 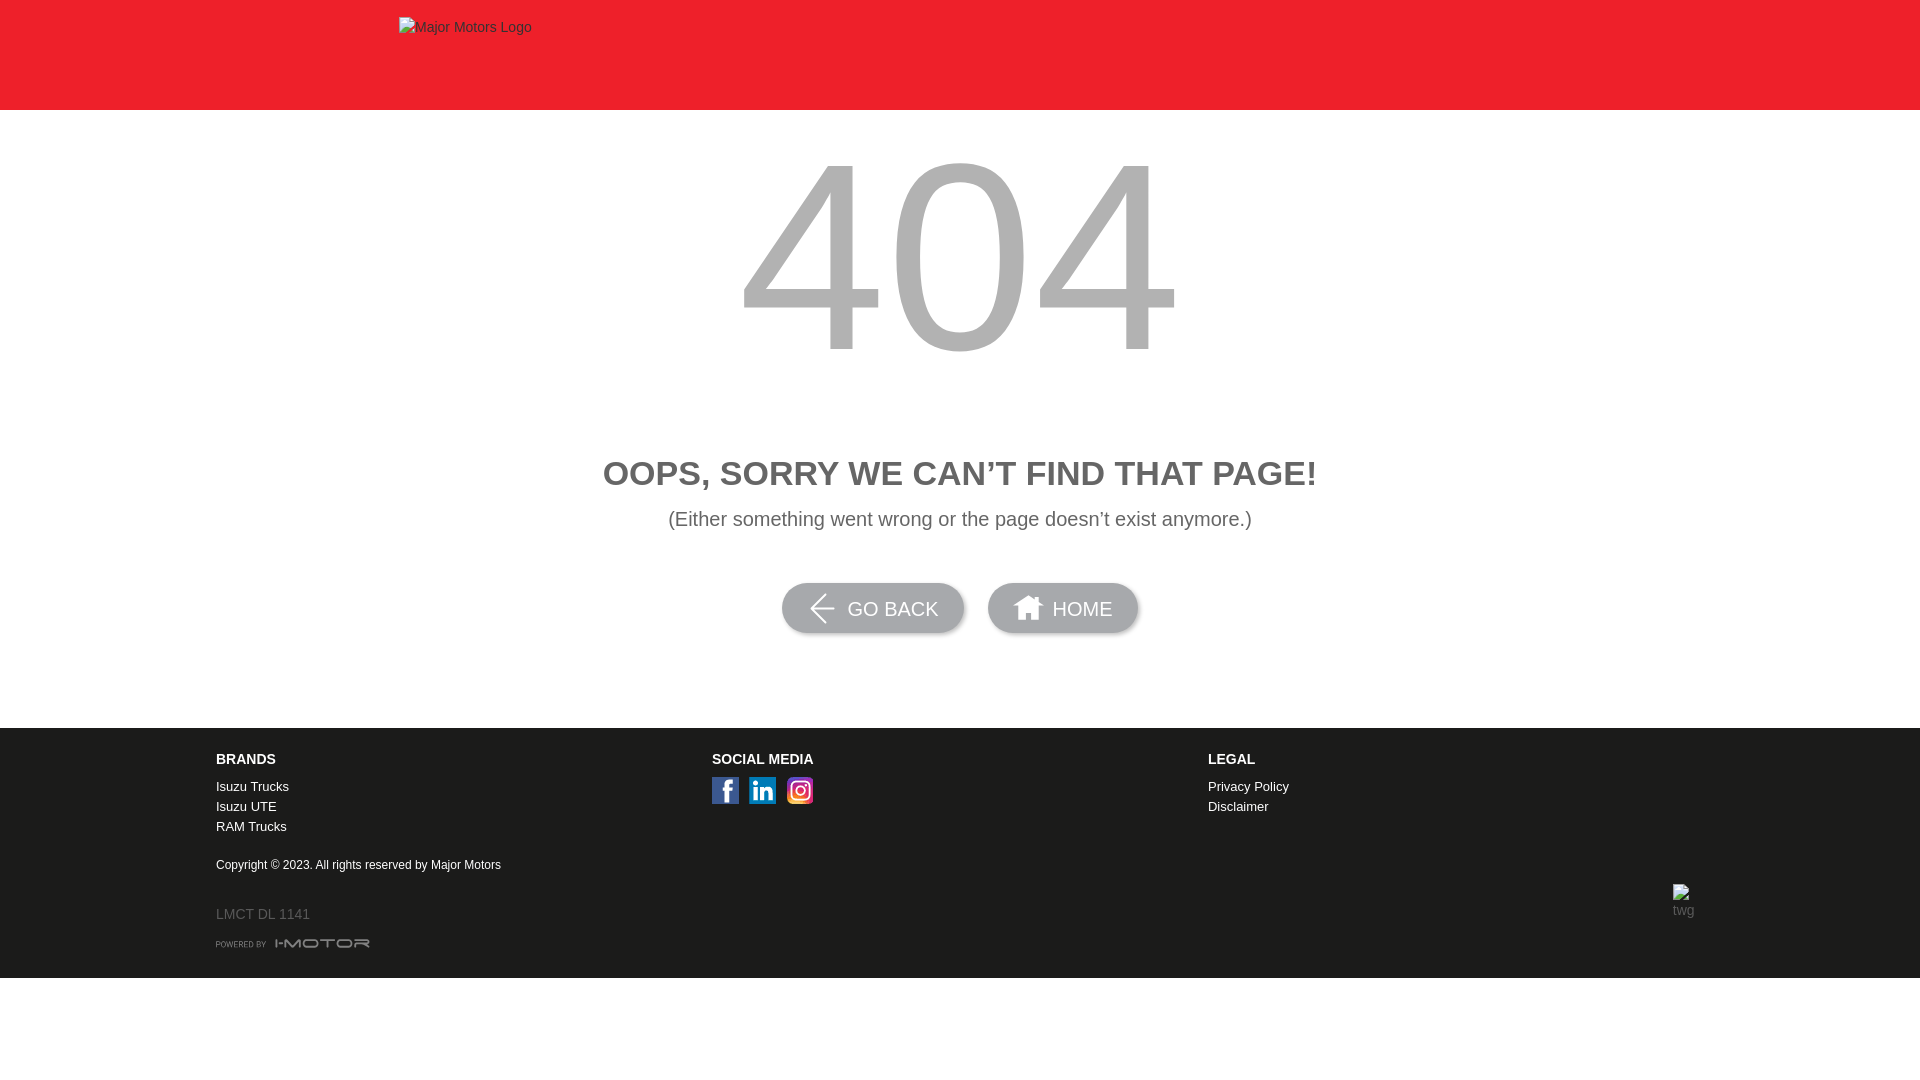 I want to click on 'facebook', so click(x=729, y=794).